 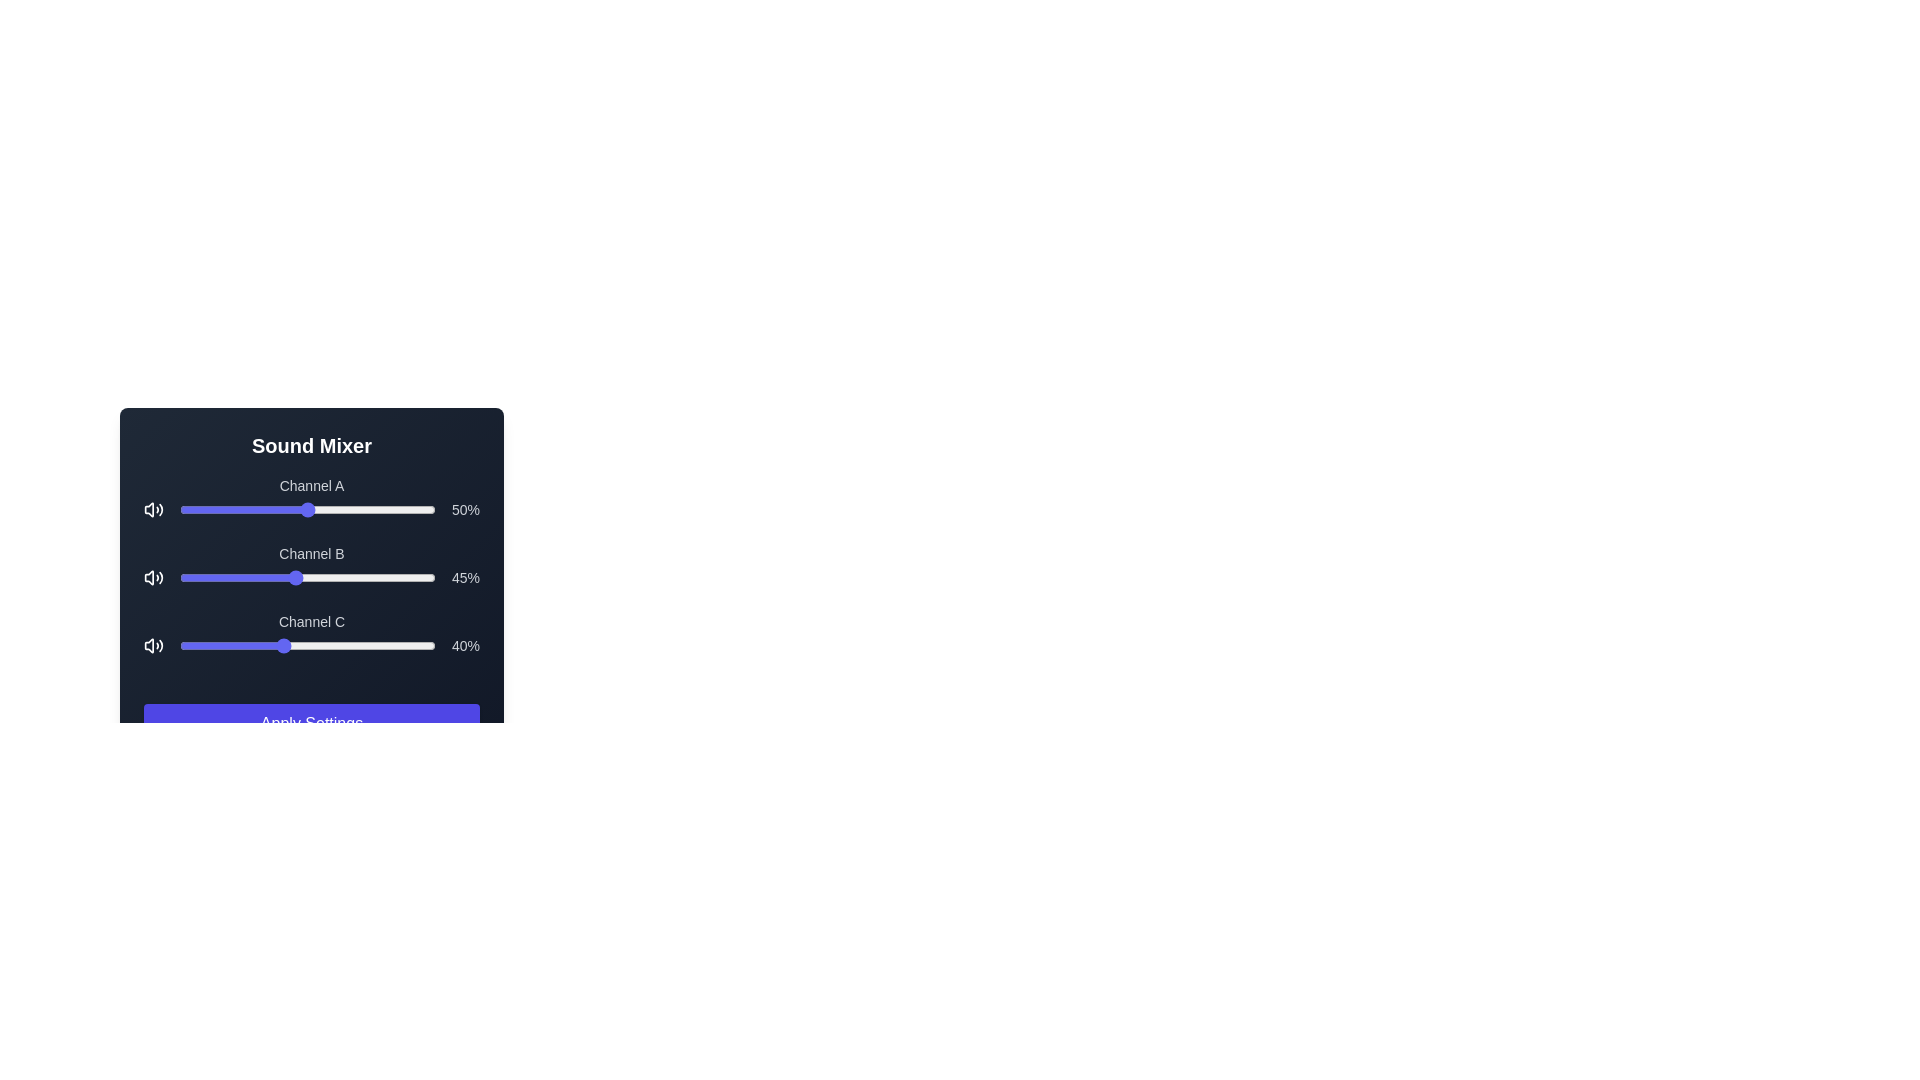 I want to click on the slider, so click(x=296, y=645).